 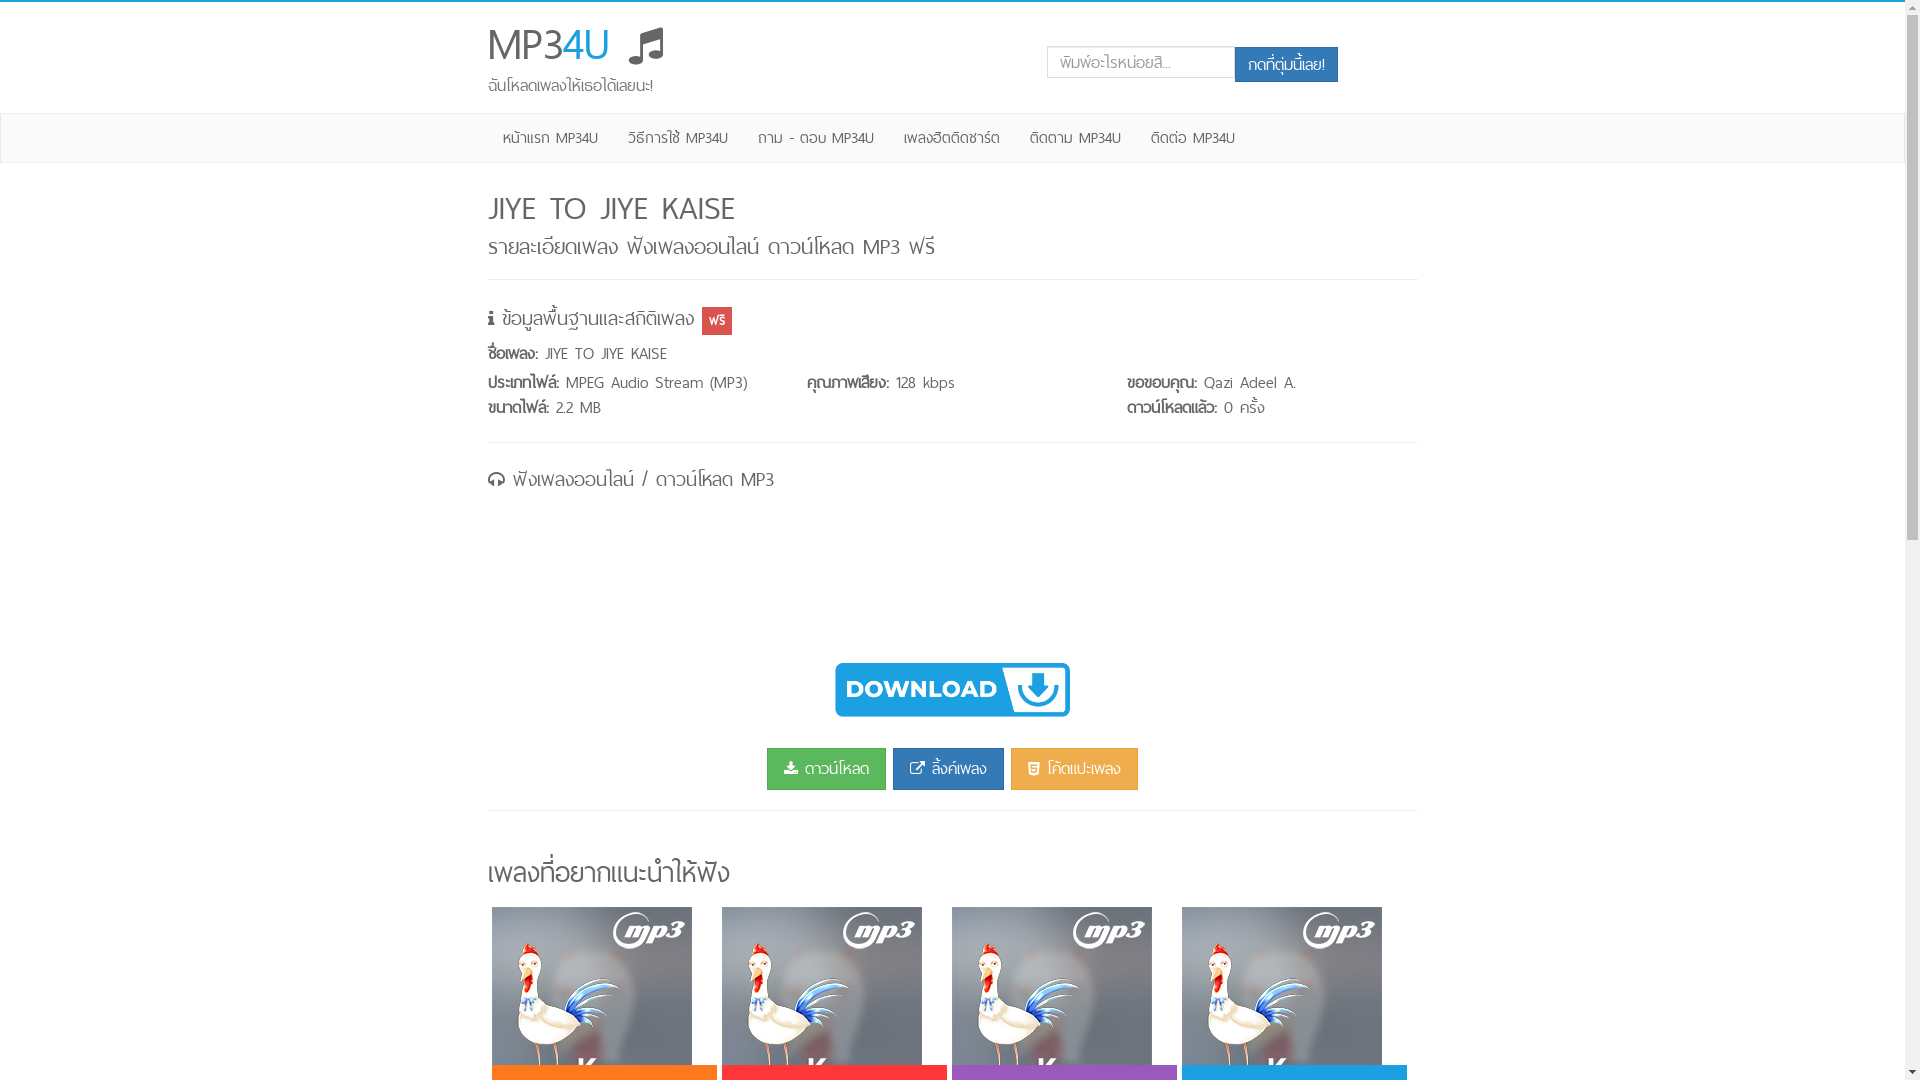 What do you see at coordinates (574, 42) in the screenshot?
I see `'MP34U '` at bounding box center [574, 42].